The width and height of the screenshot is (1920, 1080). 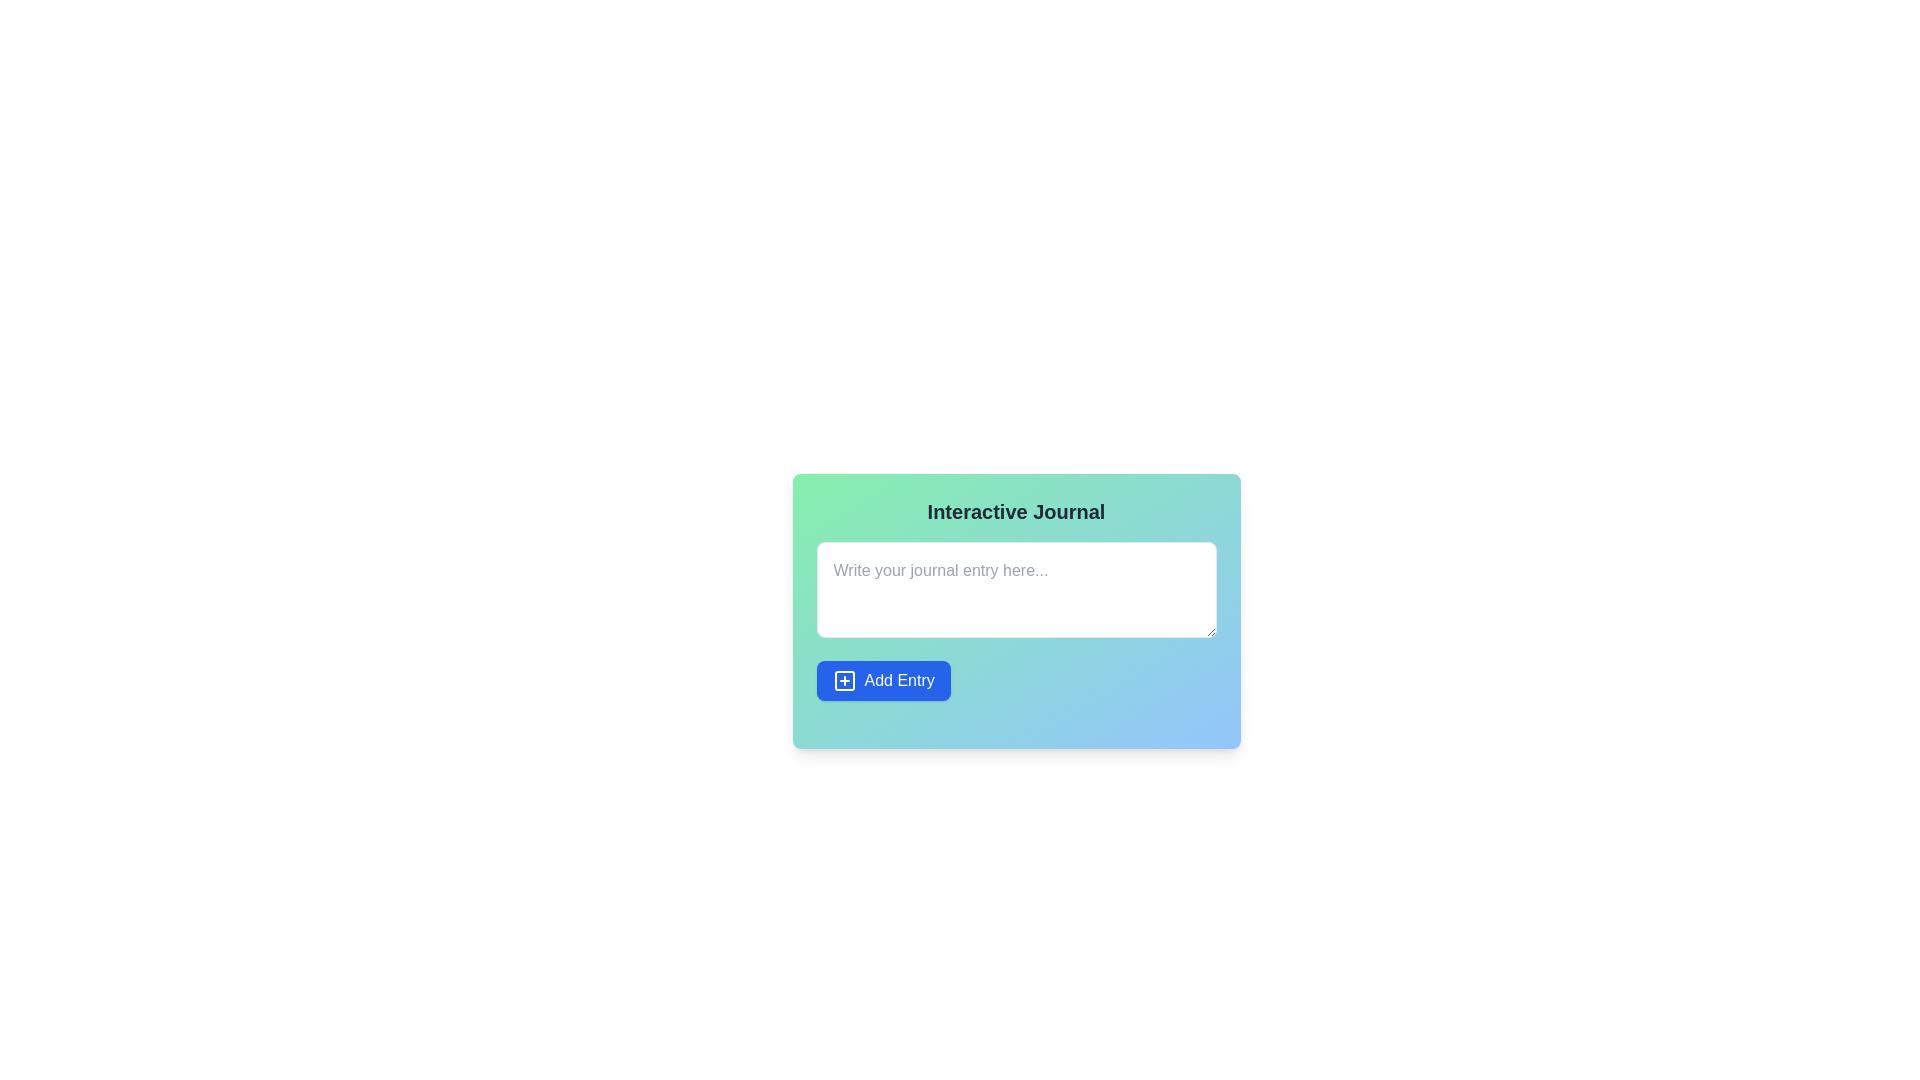 I want to click on the 'Add Entry' button which contains a square icon with a plus sign inside, so click(x=844, y=680).